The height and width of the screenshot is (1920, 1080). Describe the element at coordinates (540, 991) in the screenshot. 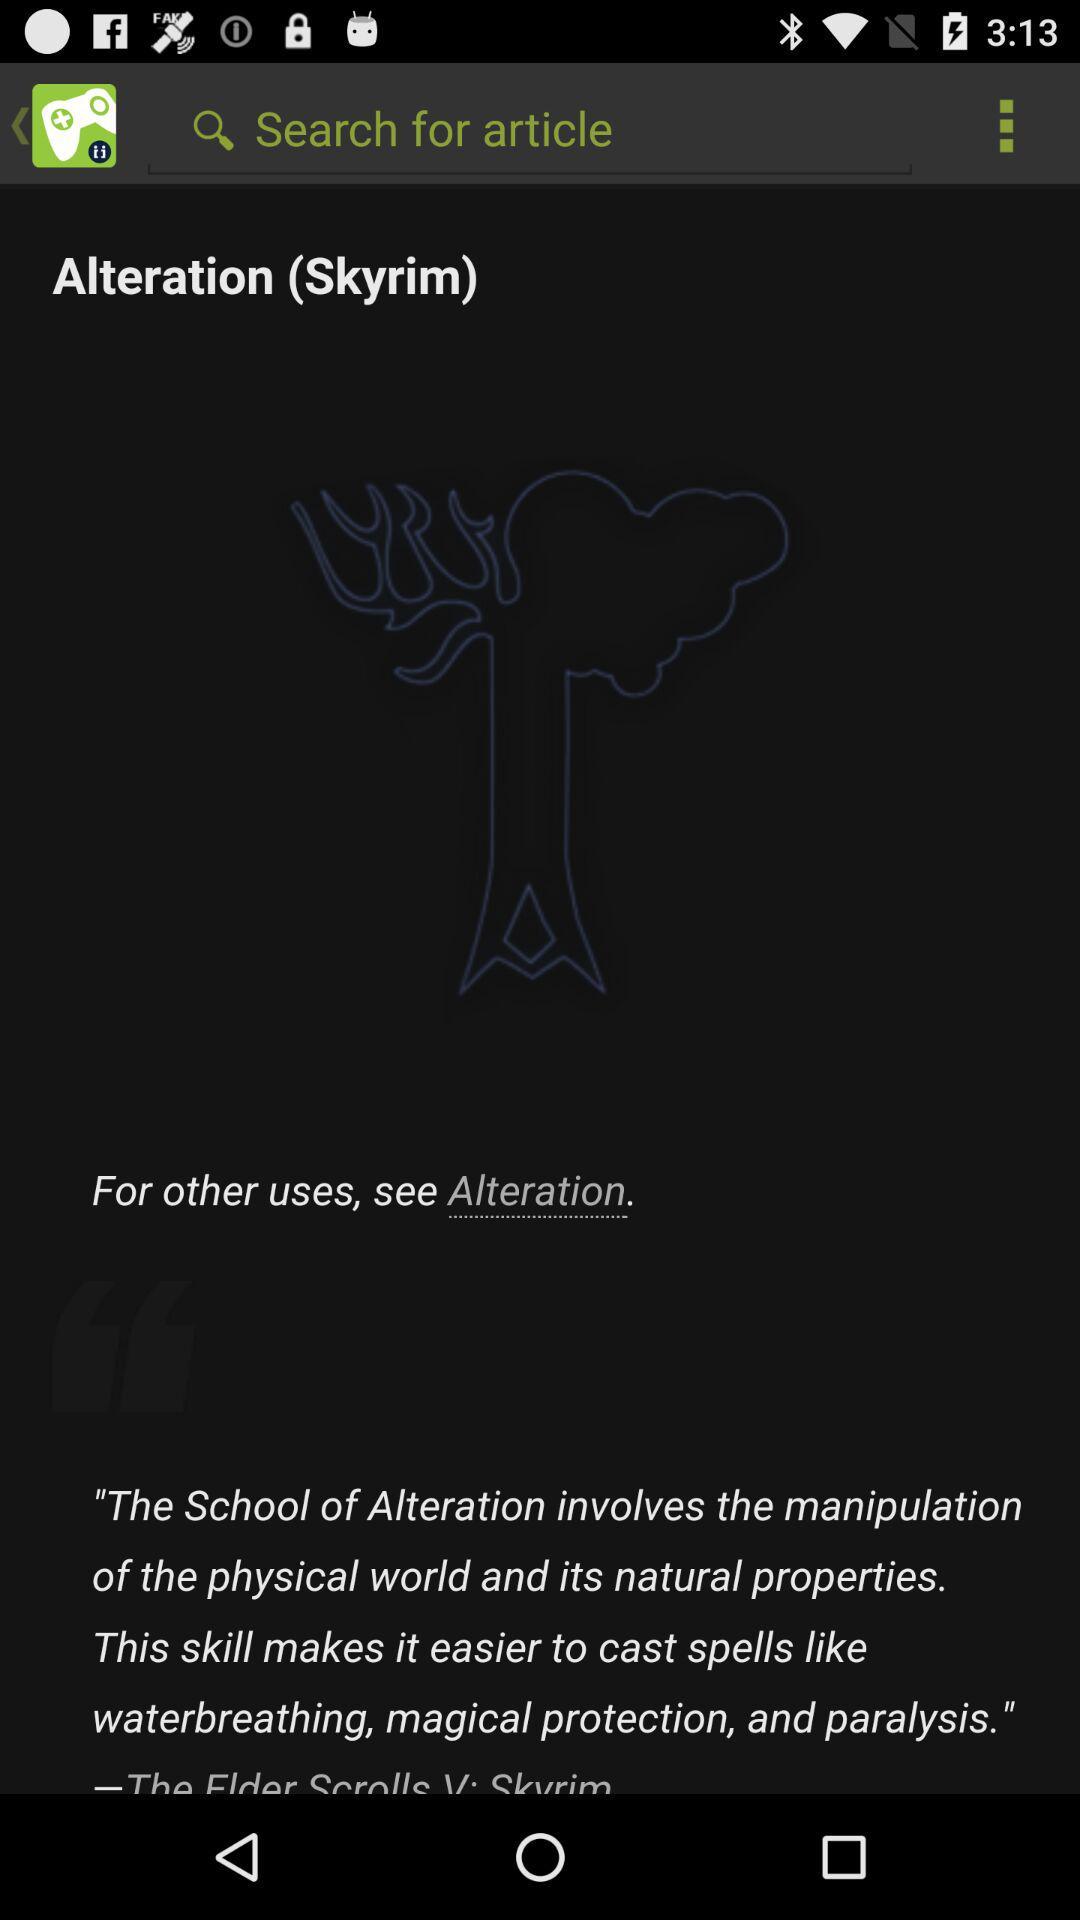

I see `description` at that location.